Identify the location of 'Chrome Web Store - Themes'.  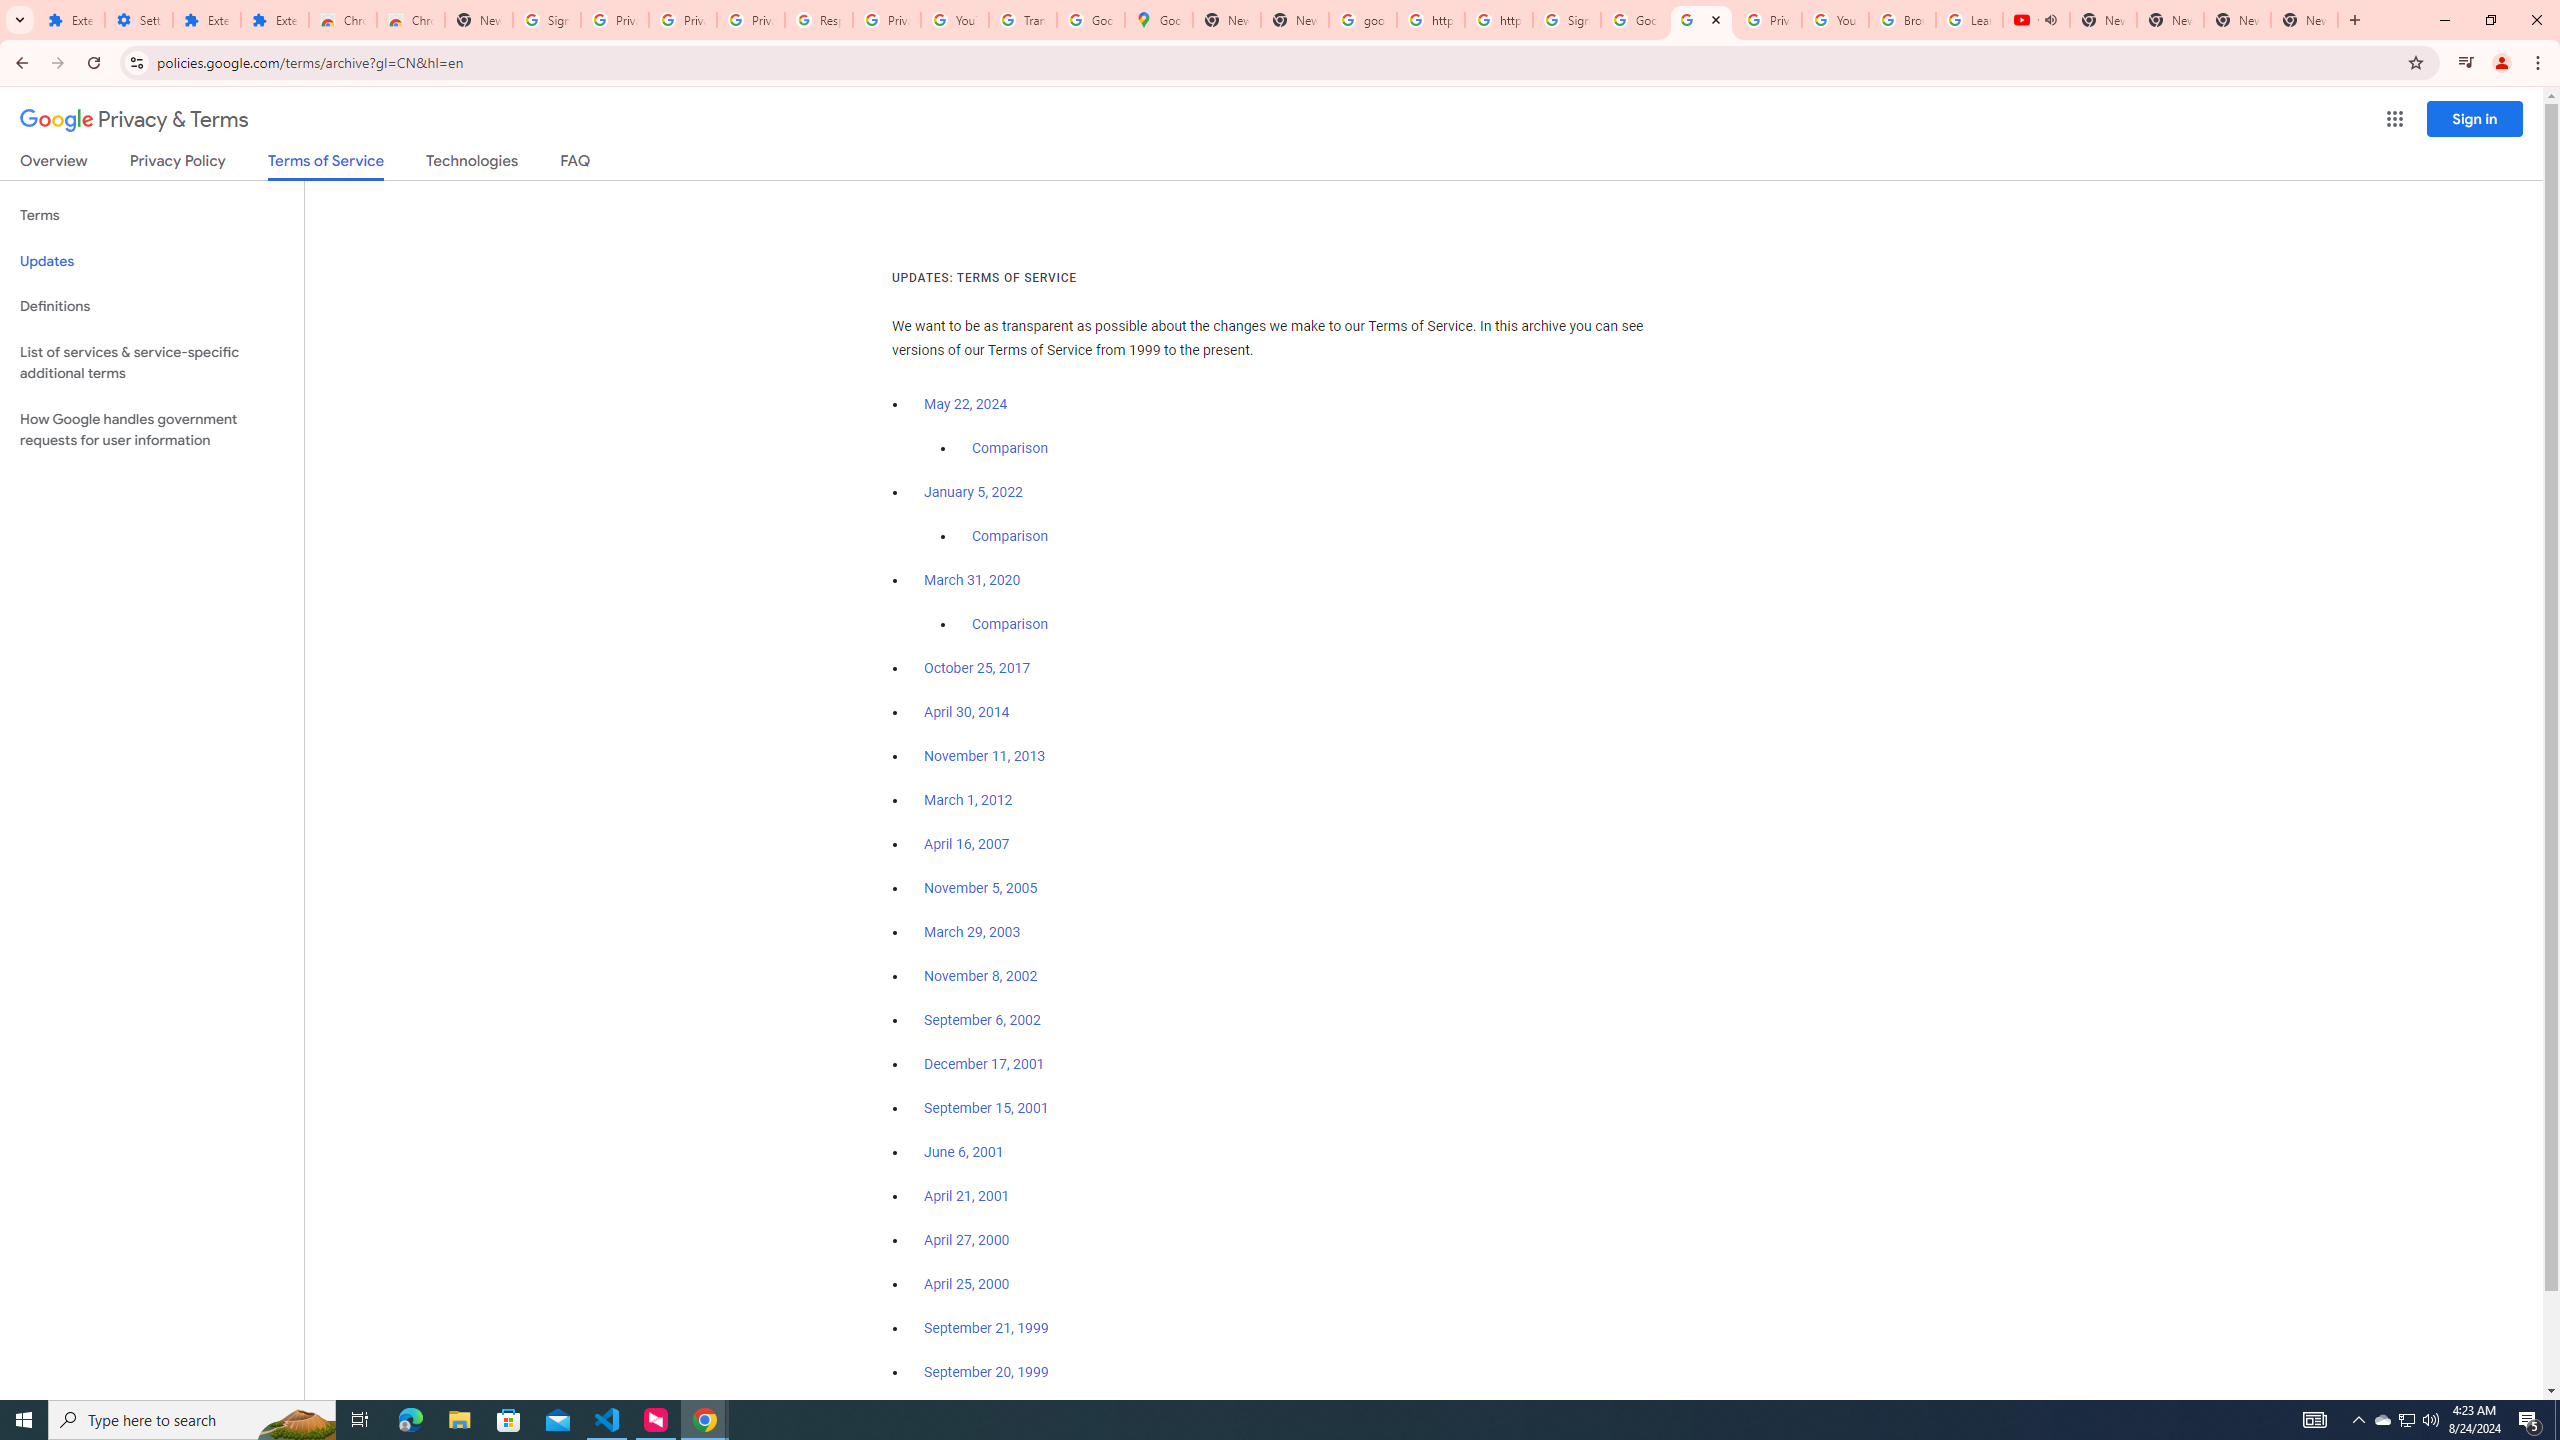
(409, 19).